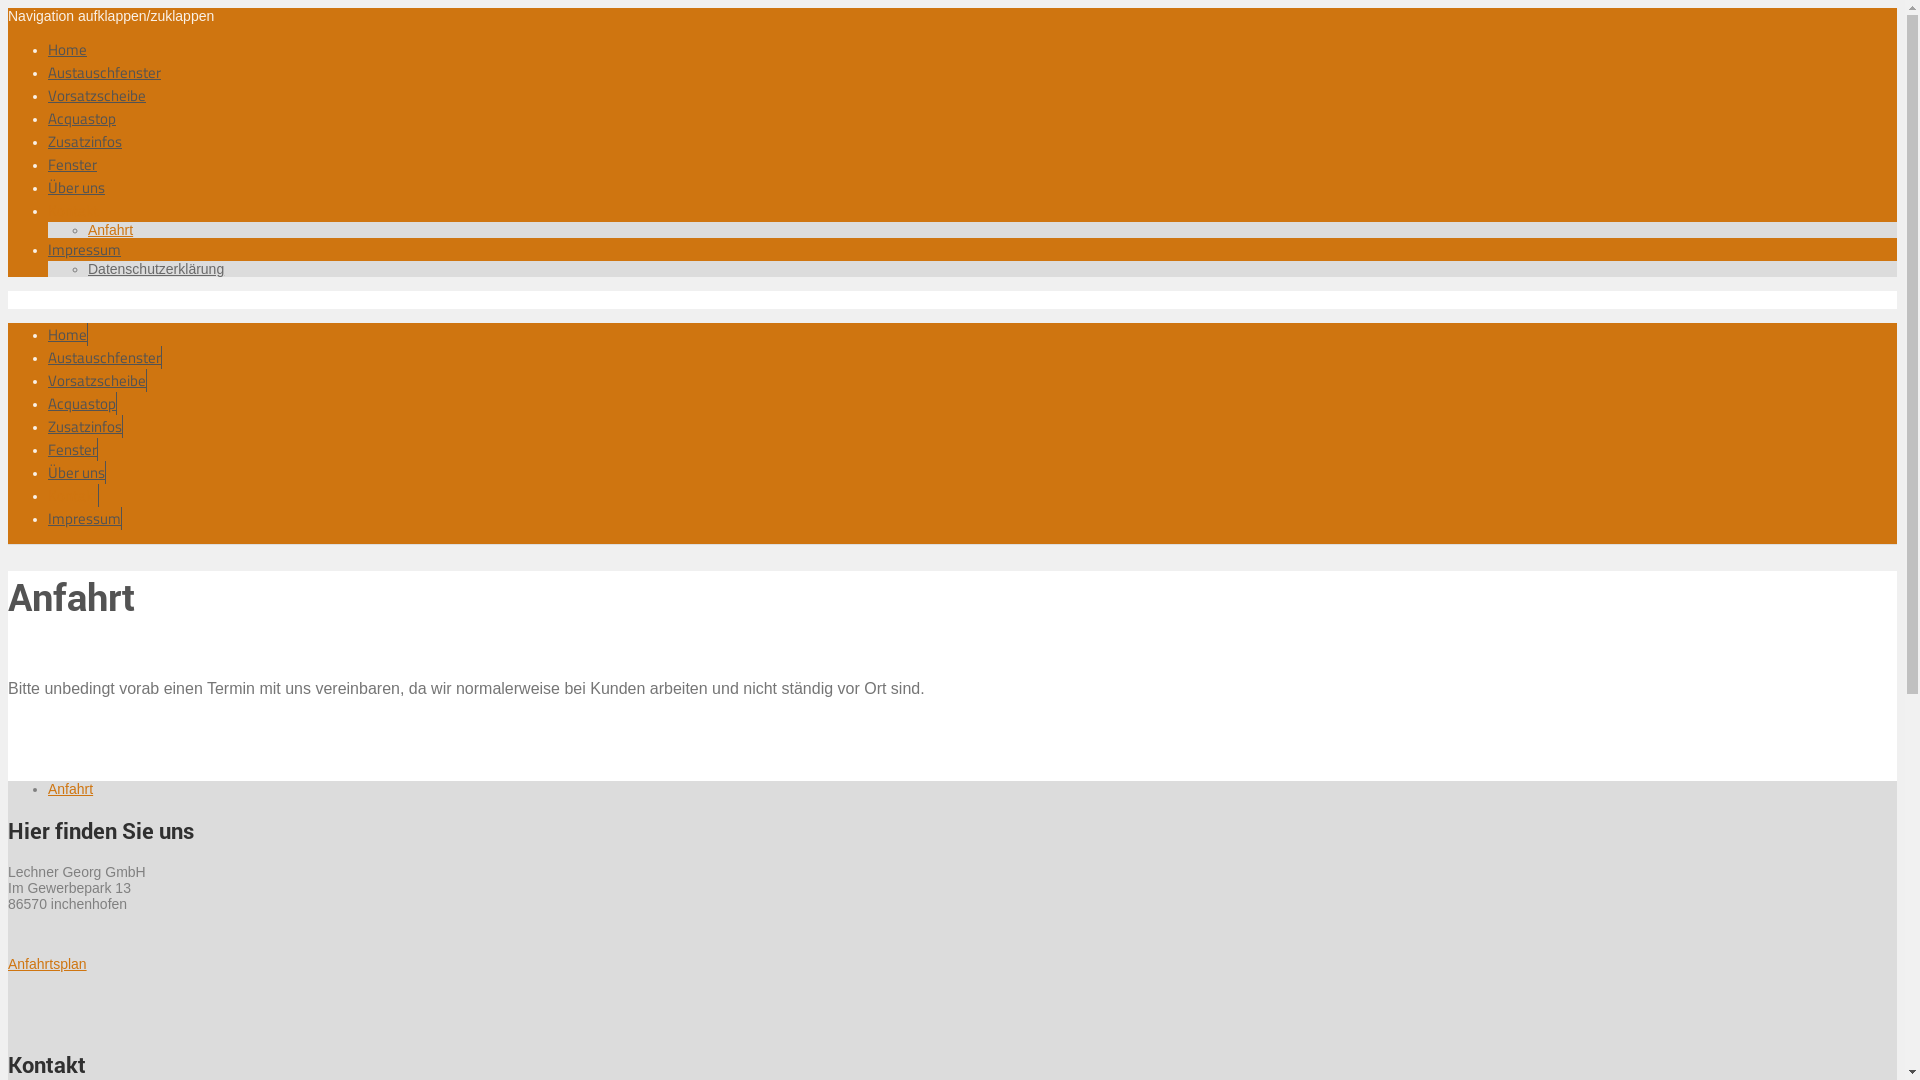  What do you see at coordinates (81, 403) in the screenshot?
I see `'Acquastop'` at bounding box center [81, 403].